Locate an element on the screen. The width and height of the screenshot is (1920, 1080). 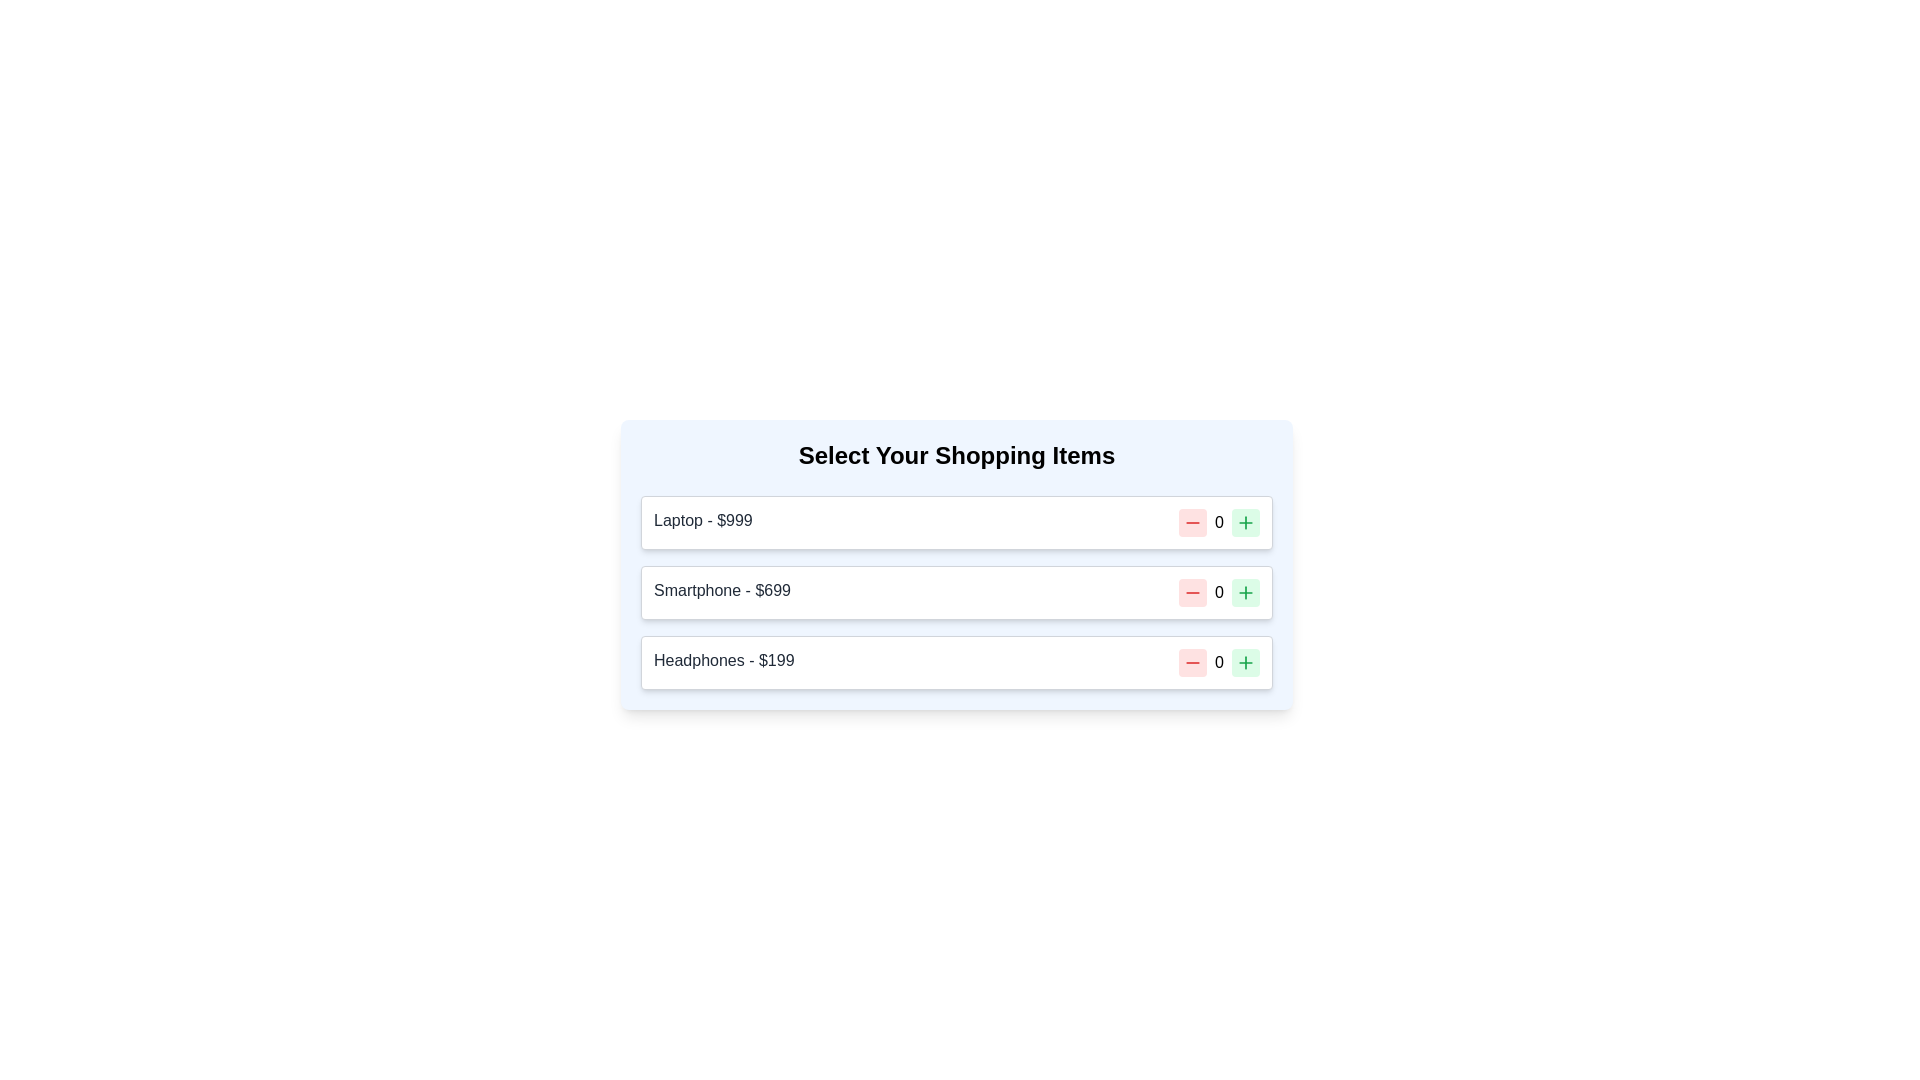
the green button with rounded corners and a plus icon to increment the counter is located at coordinates (1245, 592).